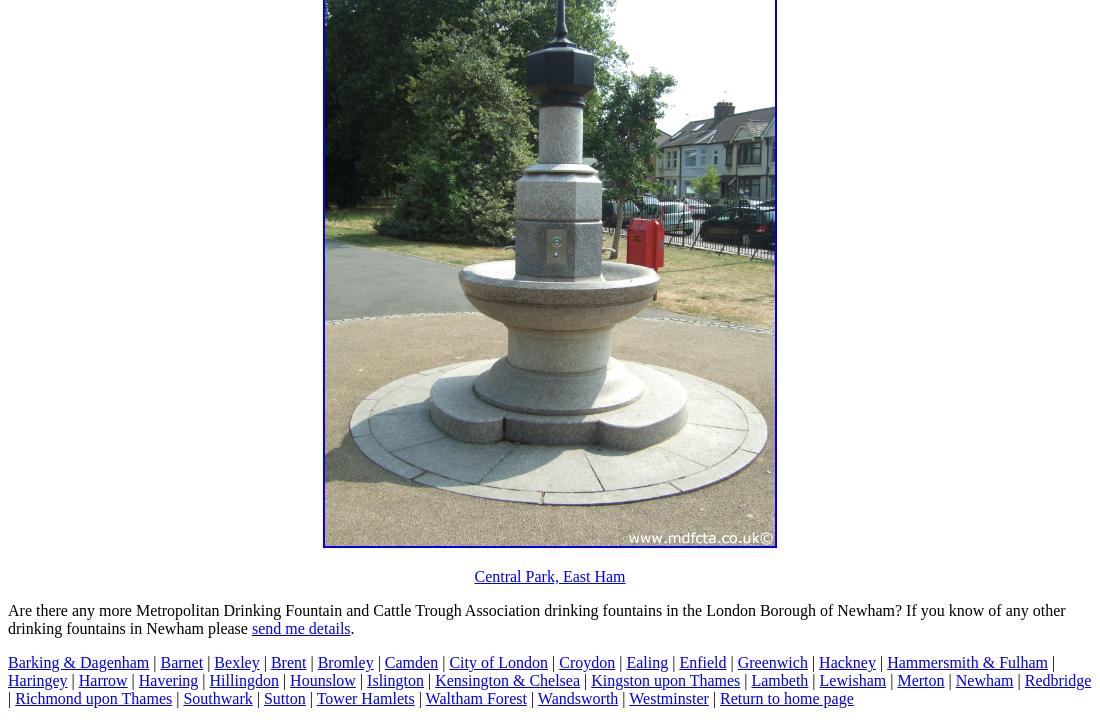 This screenshot has width=1100, height=723. Describe the element at coordinates (668, 696) in the screenshot. I see `'Westminster'` at that location.